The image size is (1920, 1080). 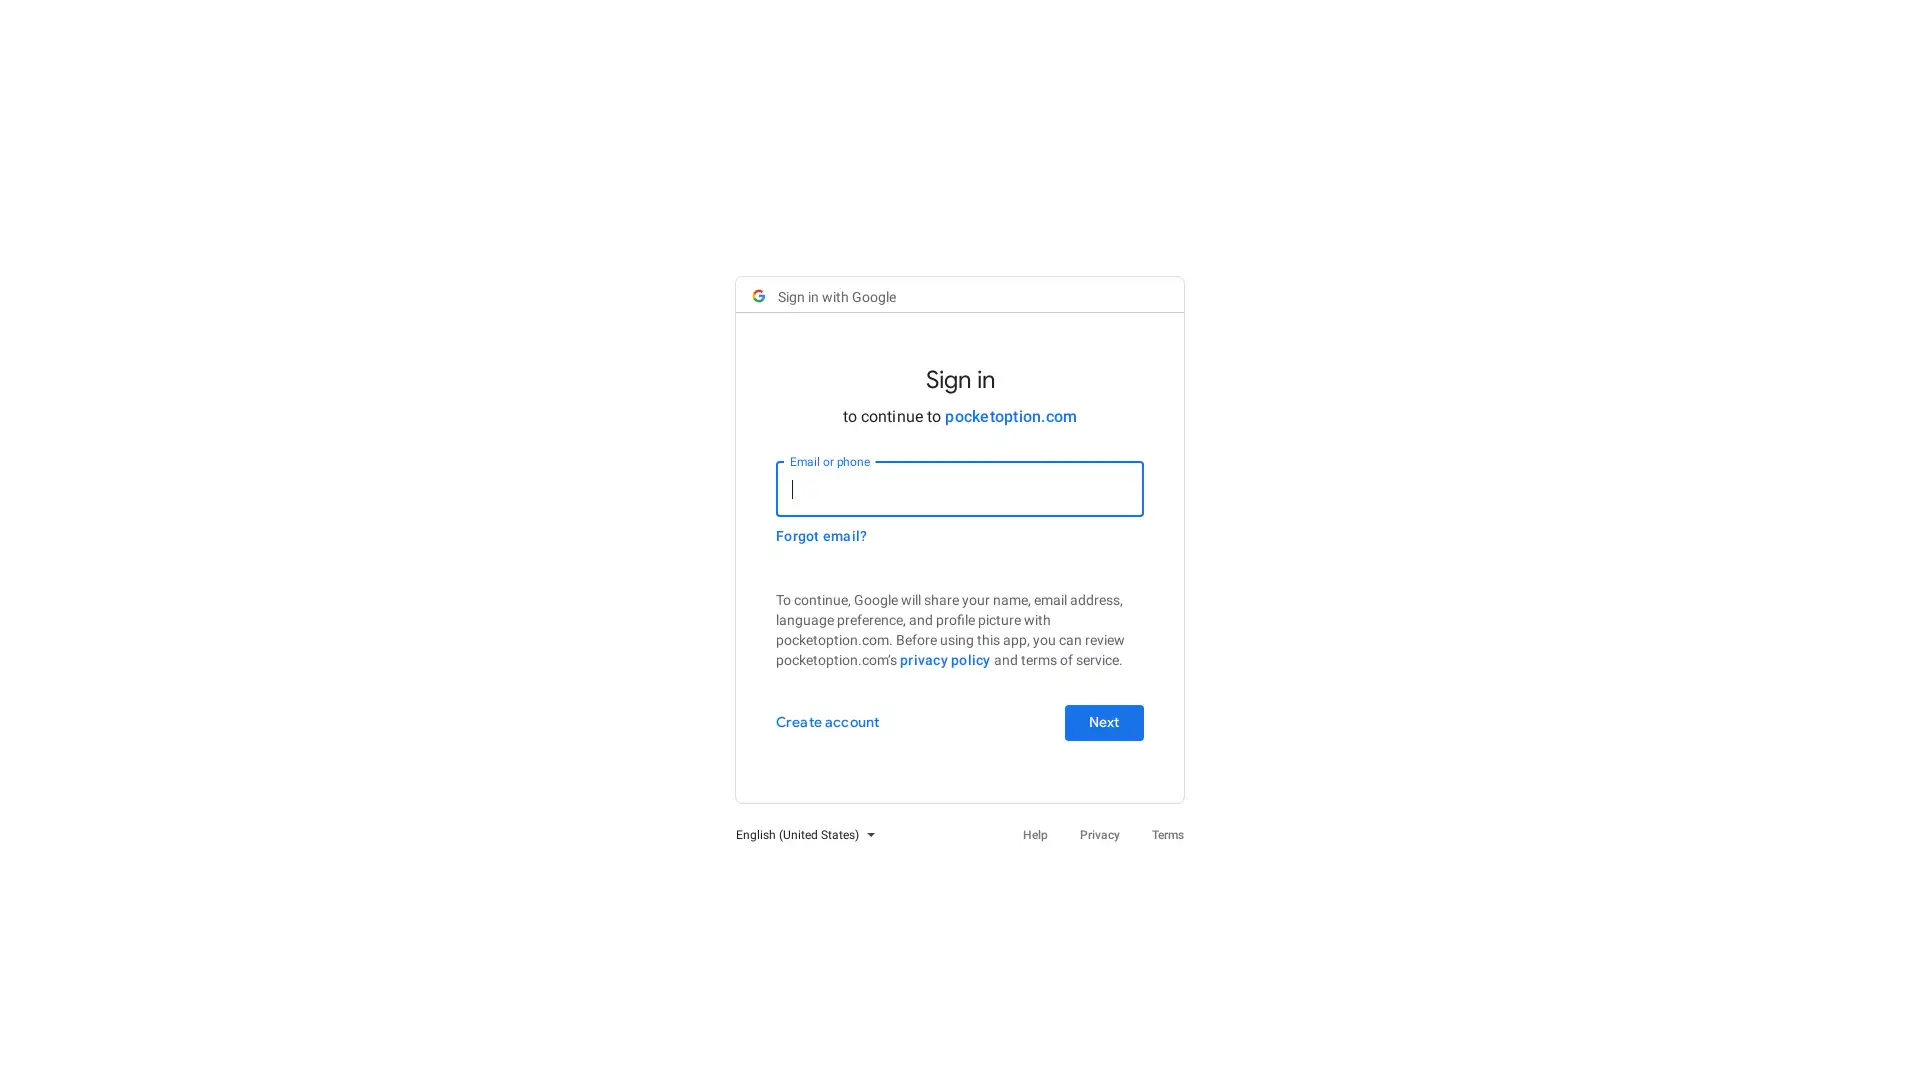 I want to click on Create account, so click(x=827, y=722).